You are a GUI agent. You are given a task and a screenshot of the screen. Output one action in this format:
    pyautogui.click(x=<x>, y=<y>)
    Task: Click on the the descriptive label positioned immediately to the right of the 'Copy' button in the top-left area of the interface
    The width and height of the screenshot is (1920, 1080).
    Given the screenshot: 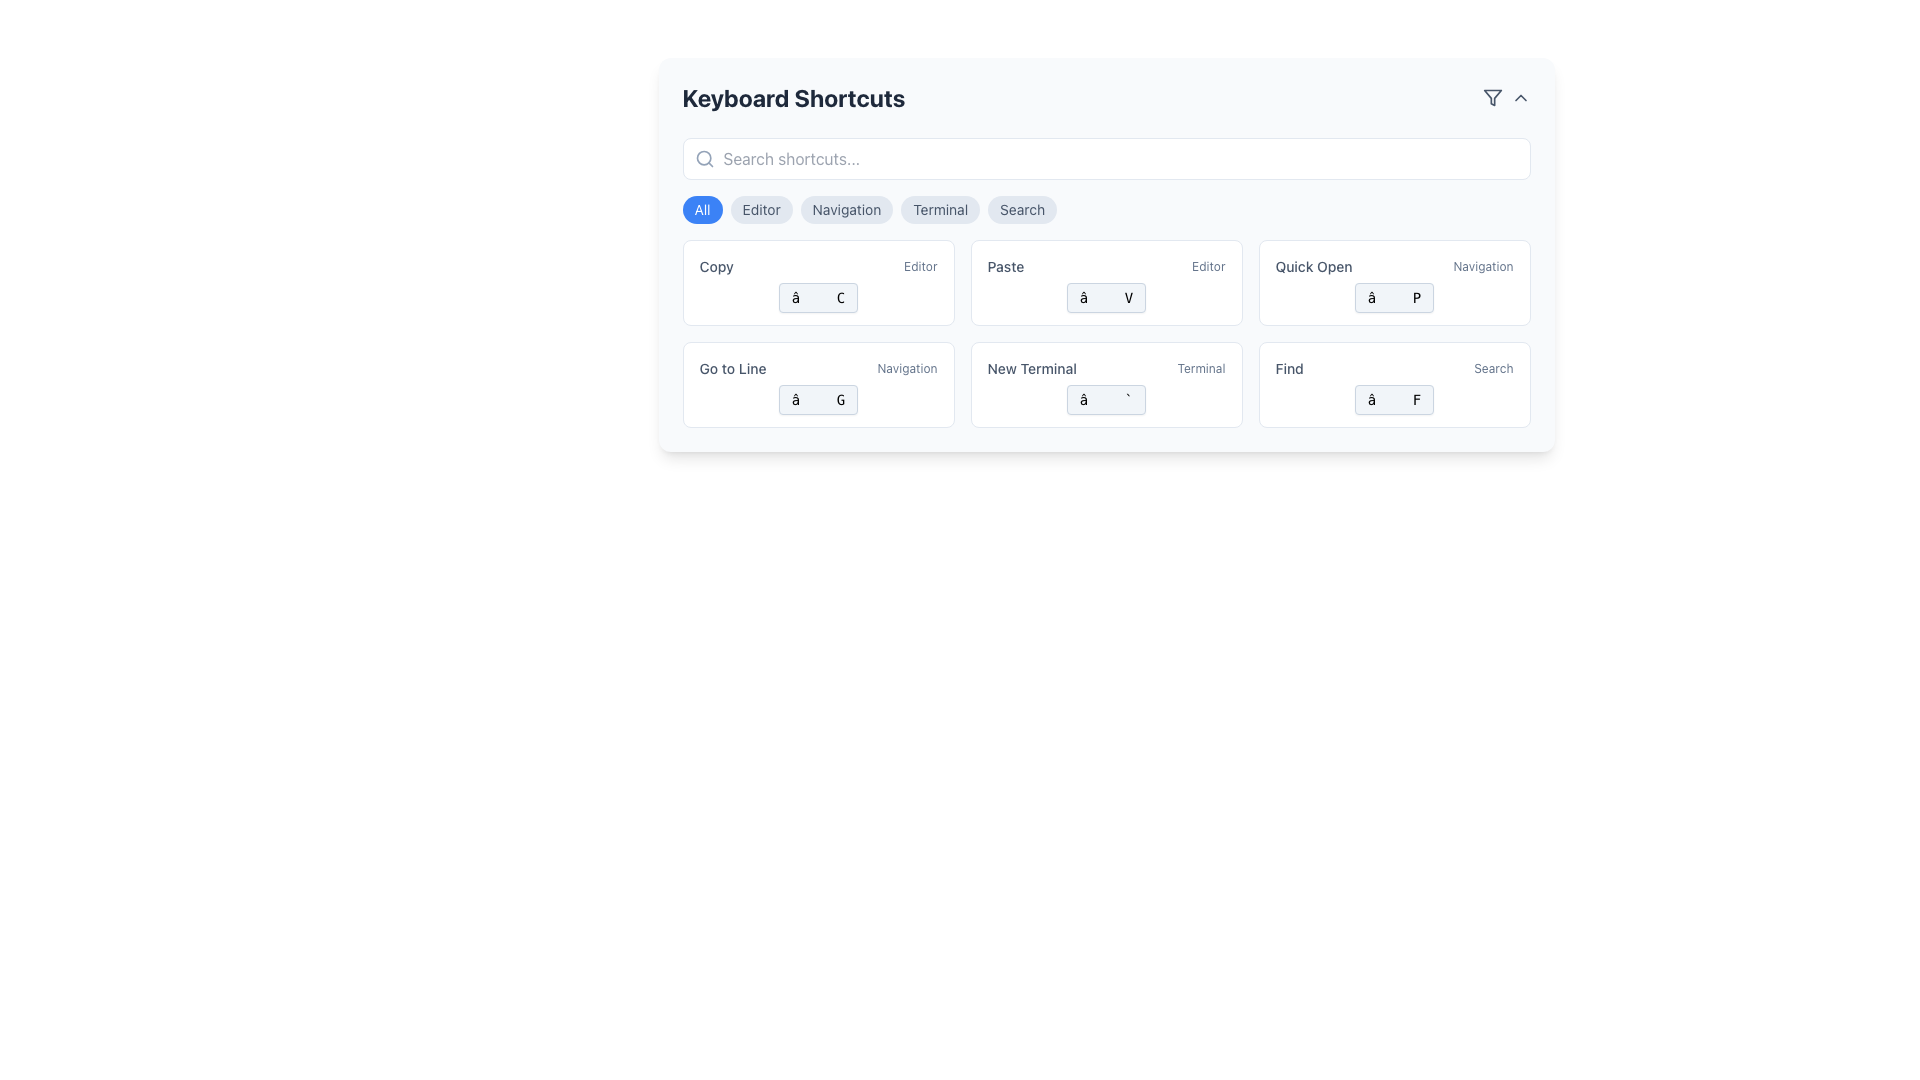 What is the action you would take?
    pyautogui.click(x=919, y=265)
    